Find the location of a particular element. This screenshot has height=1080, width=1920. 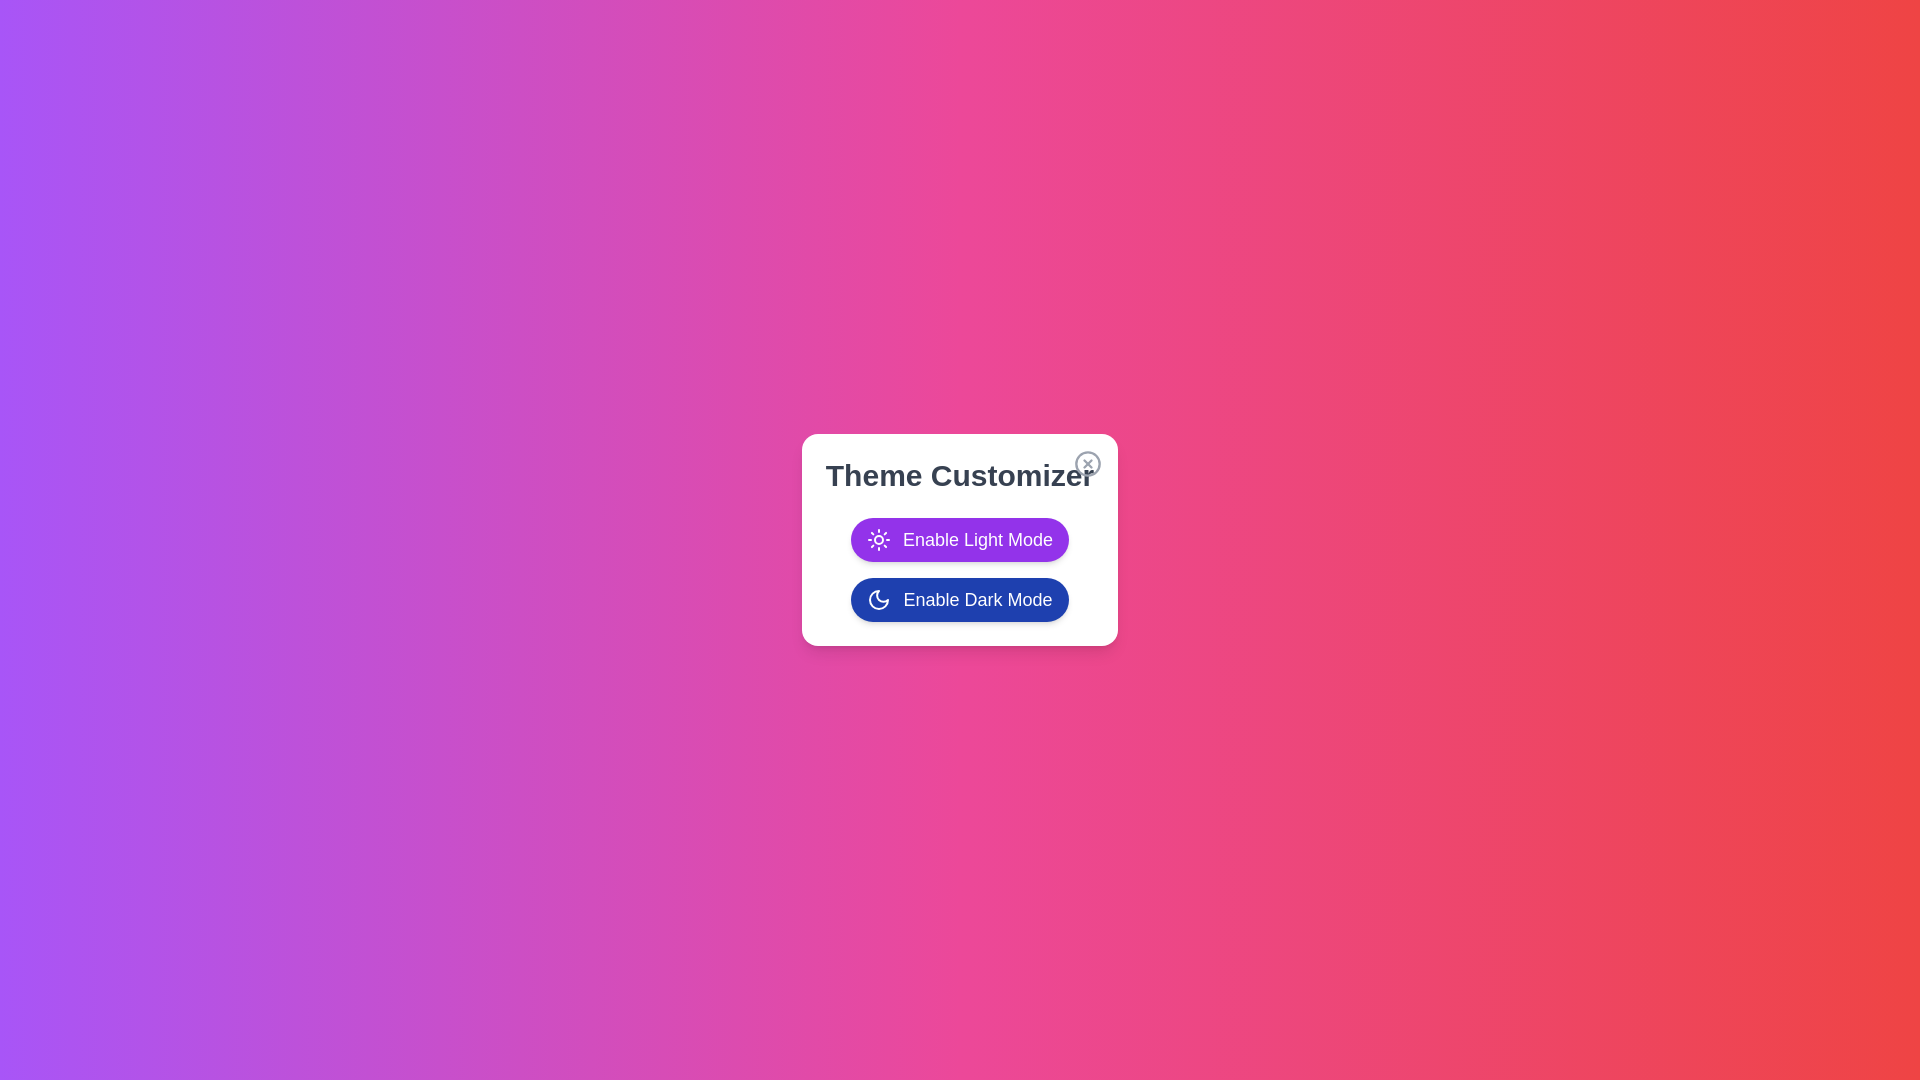

the 'Enable Dark Mode' button is located at coordinates (960, 599).